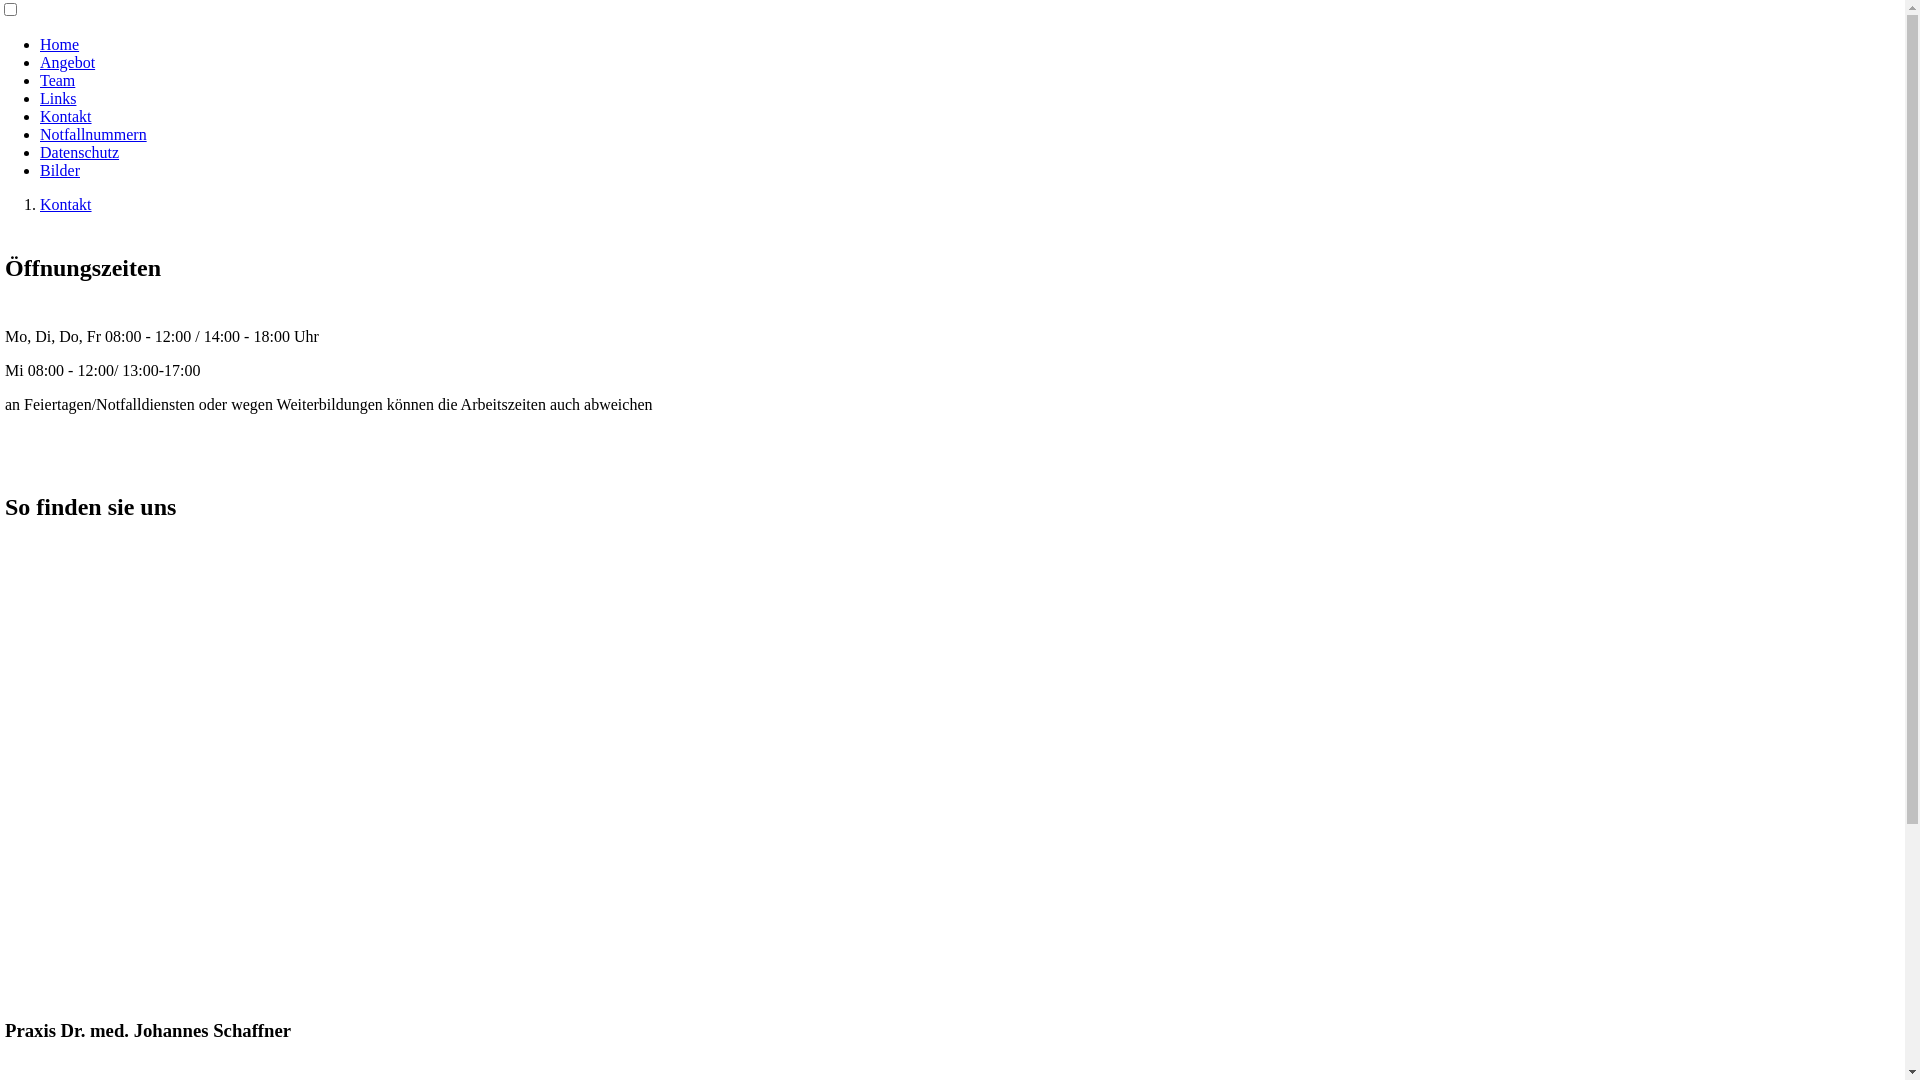  What do you see at coordinates (39, 134) in the screenshot?
I see `'Notfallnummern'` at bounding box center [39, 134].